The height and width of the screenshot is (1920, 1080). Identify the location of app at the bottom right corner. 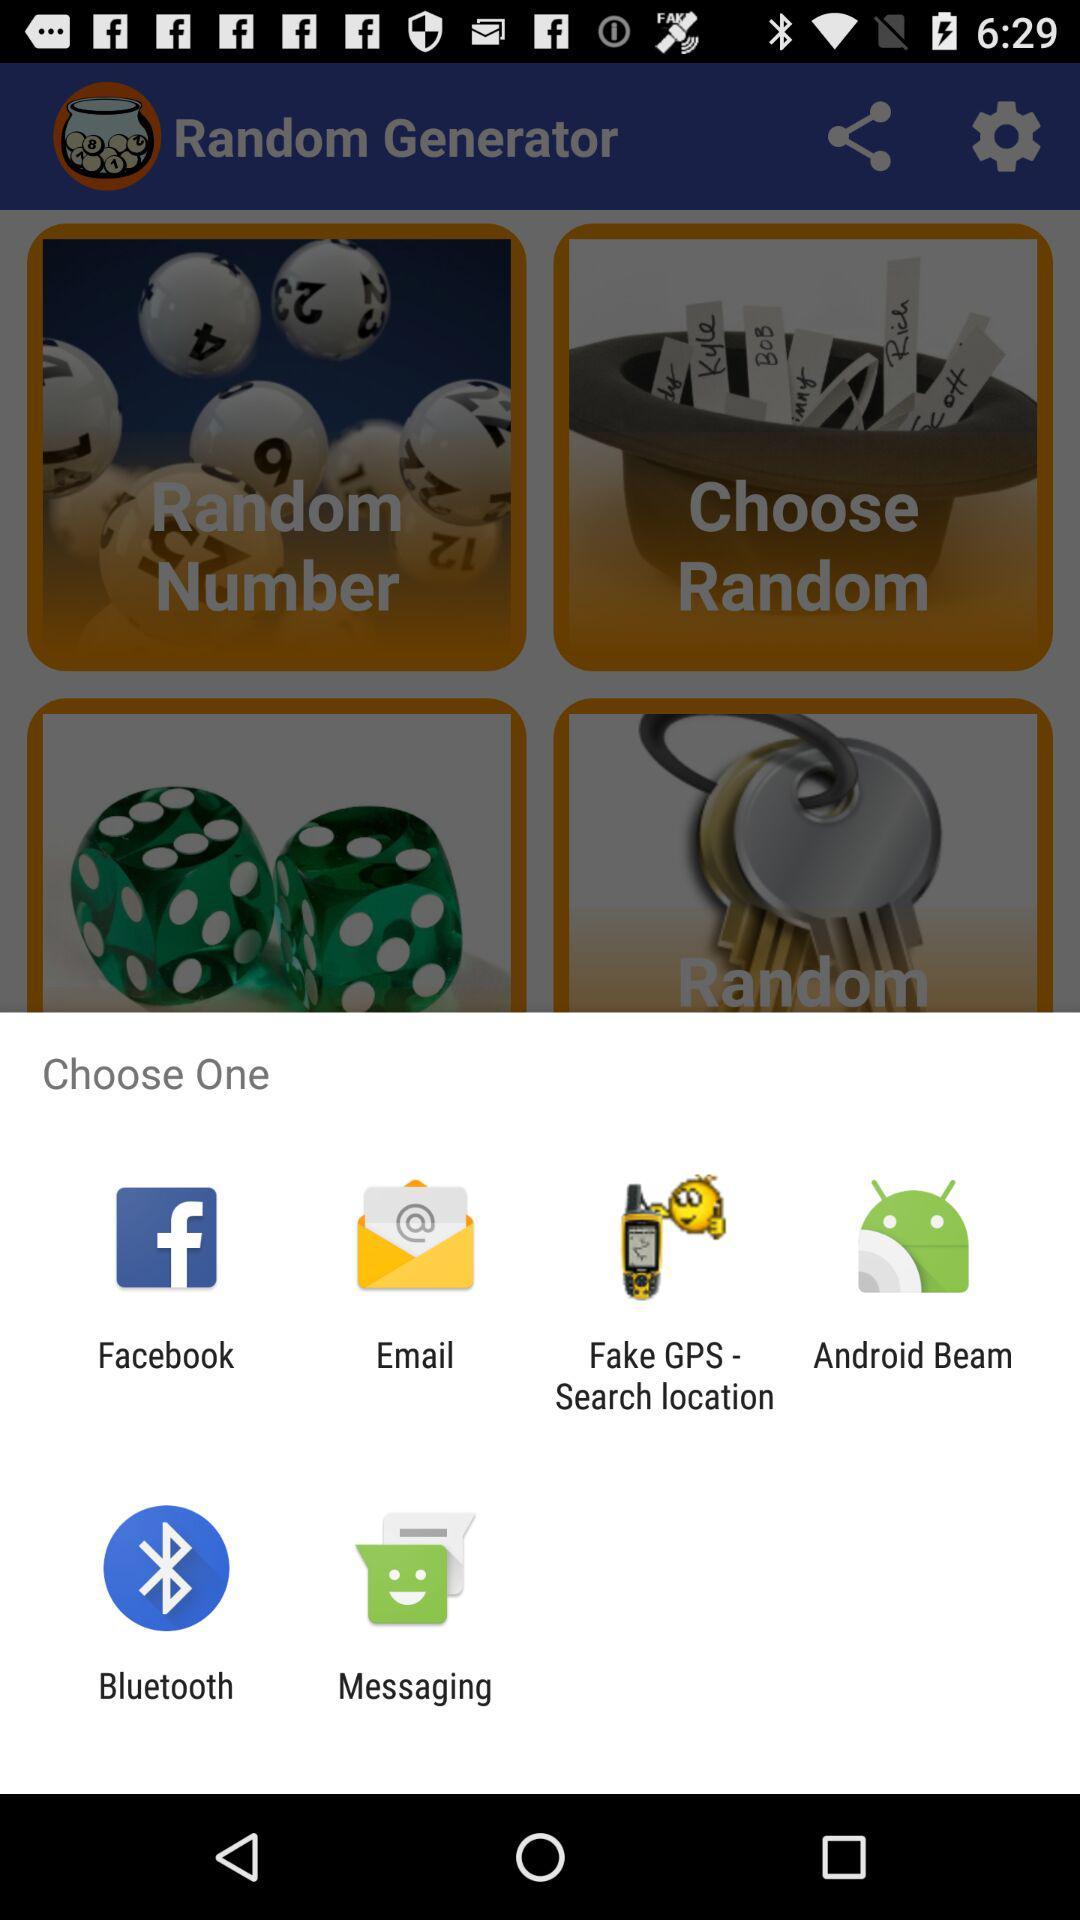
(913, 1374).